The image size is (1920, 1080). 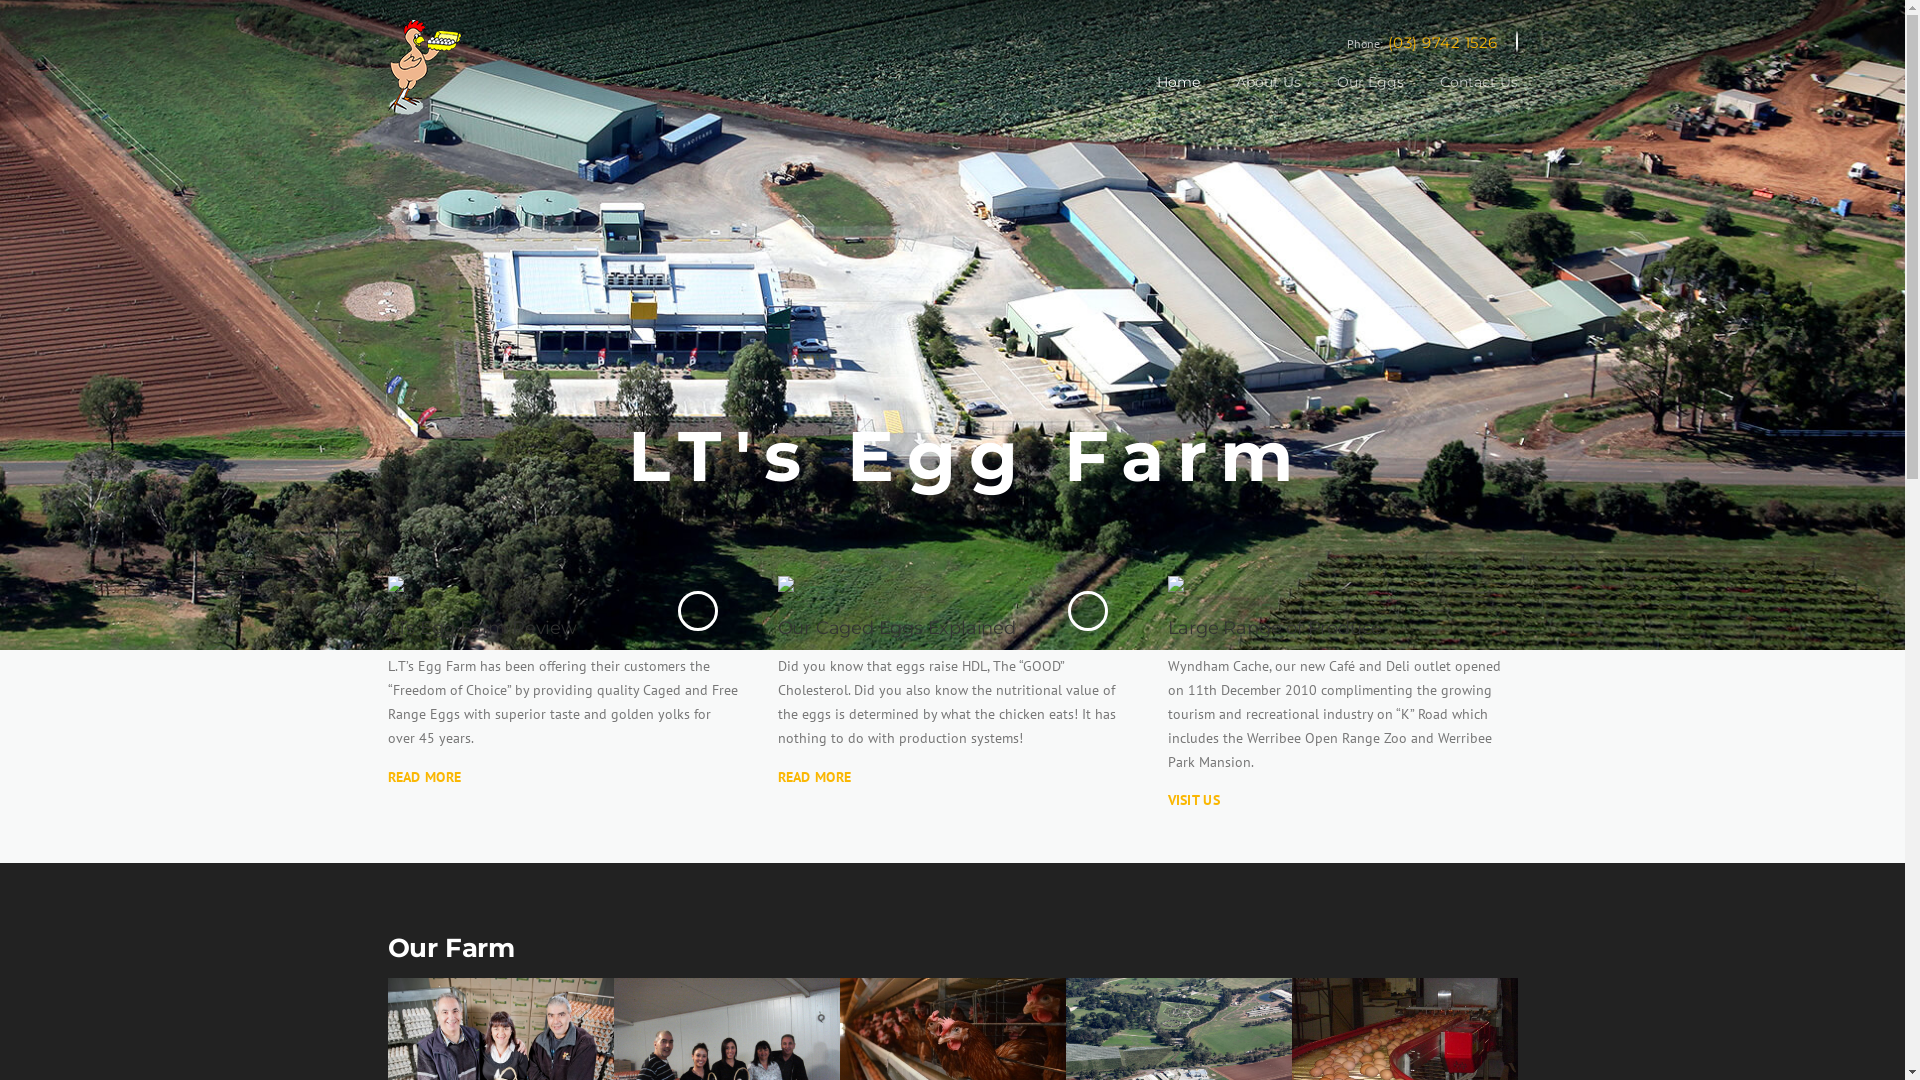 What do you see at coordinates (1516, 42) in the screenshot?
I see `'Email'` at bounding box center [1516, 42].